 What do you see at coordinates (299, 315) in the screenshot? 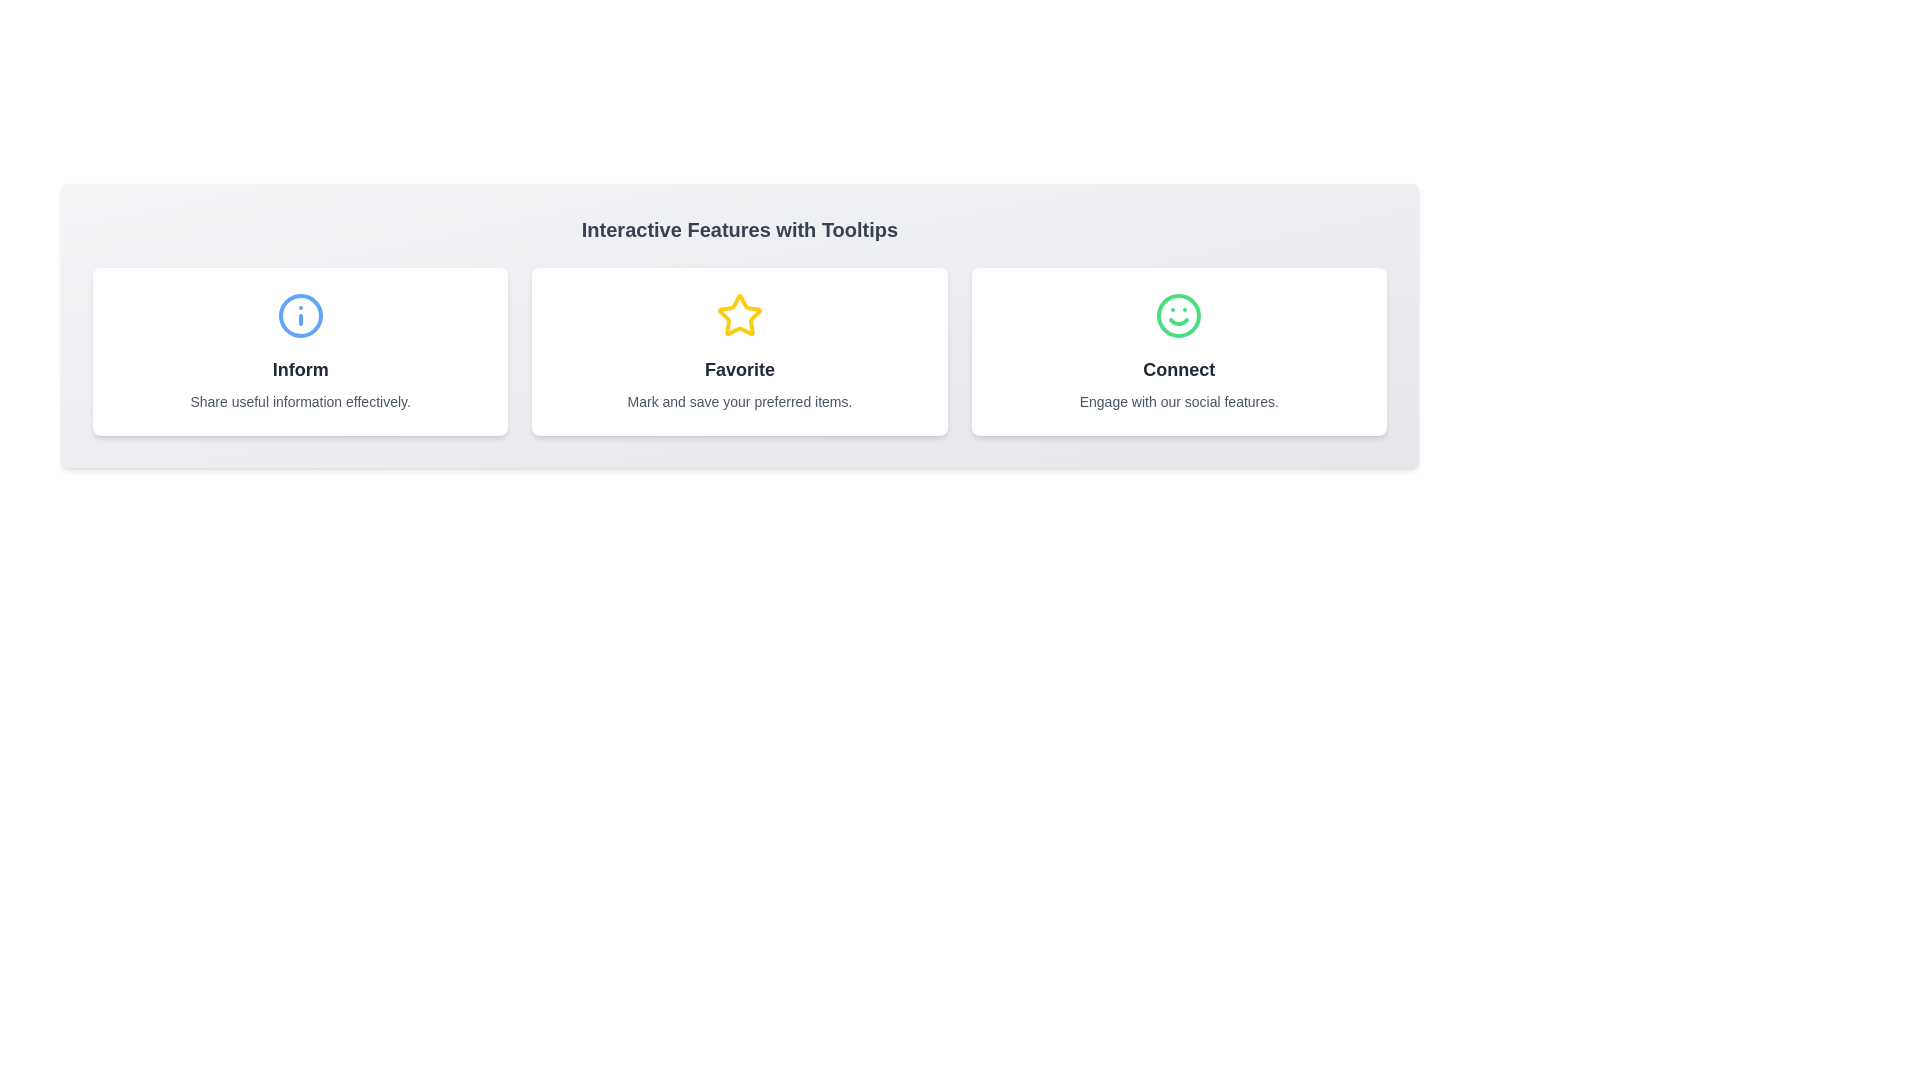
I see `the information icon, which is a blue circle with a lowercase 'i' symbol against a white background, located in the first section labeled 'Inform'` at bounding box center [299, 315].